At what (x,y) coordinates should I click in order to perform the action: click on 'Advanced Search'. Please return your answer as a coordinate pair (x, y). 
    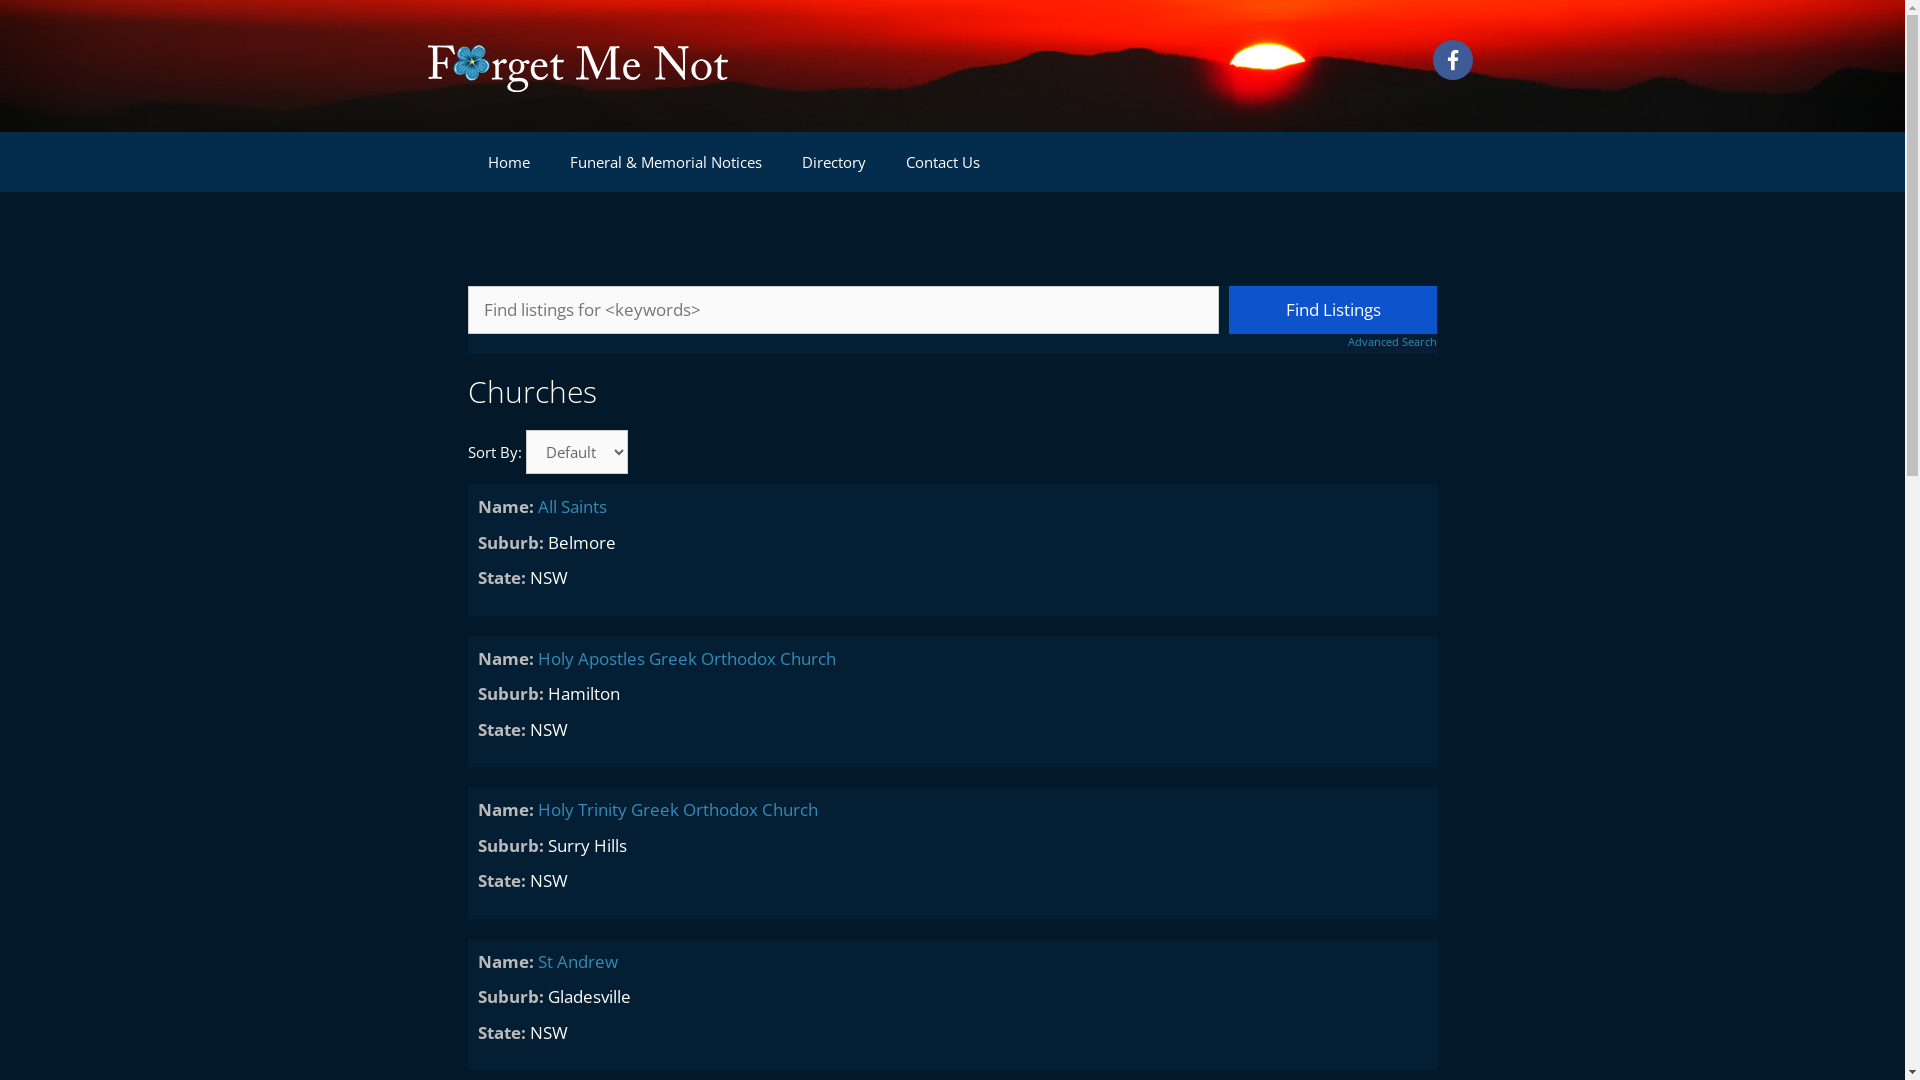
    Looking at the image, I should click on (1333, 341).